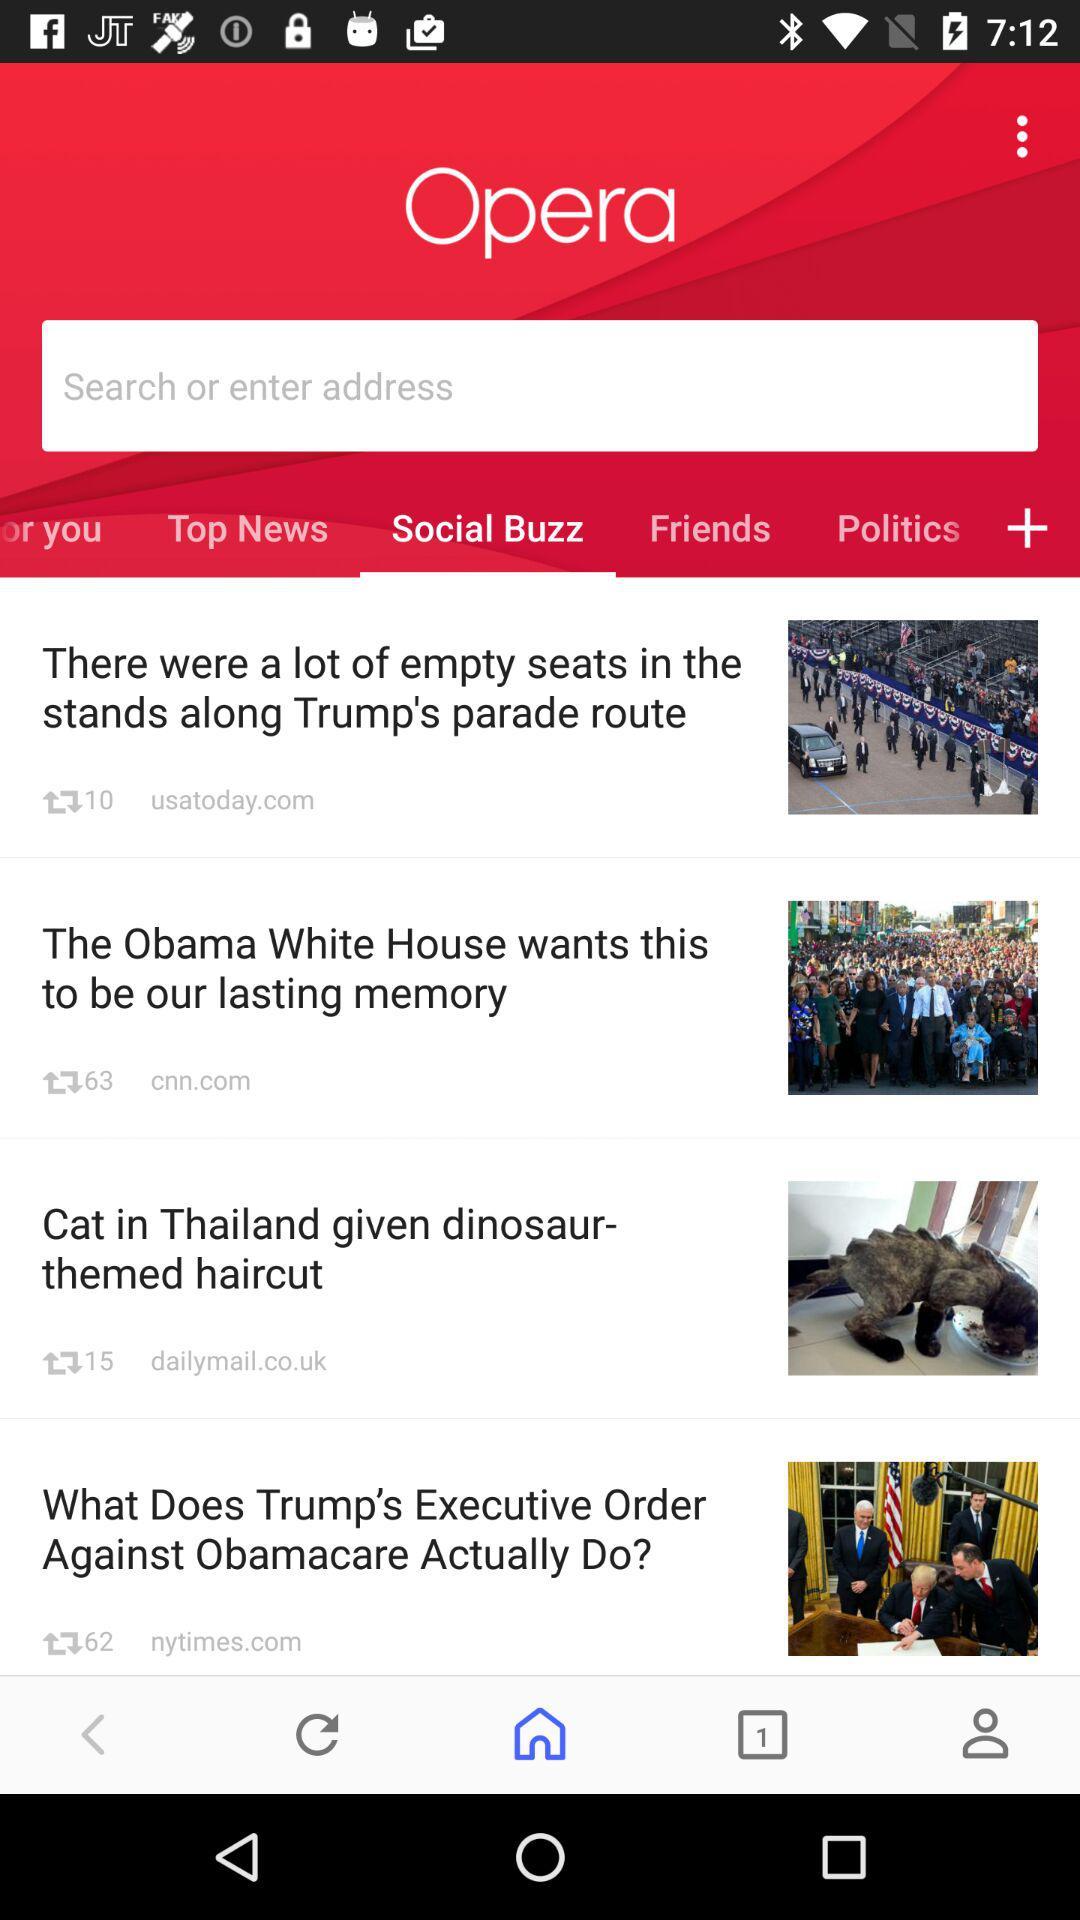 The height and width of the screenshot is (1920, 1080). What do you see at coordinates (94, 1733) in the screenshot?
I see `the arrow_backward icon` at bounding box center [94, 1733].